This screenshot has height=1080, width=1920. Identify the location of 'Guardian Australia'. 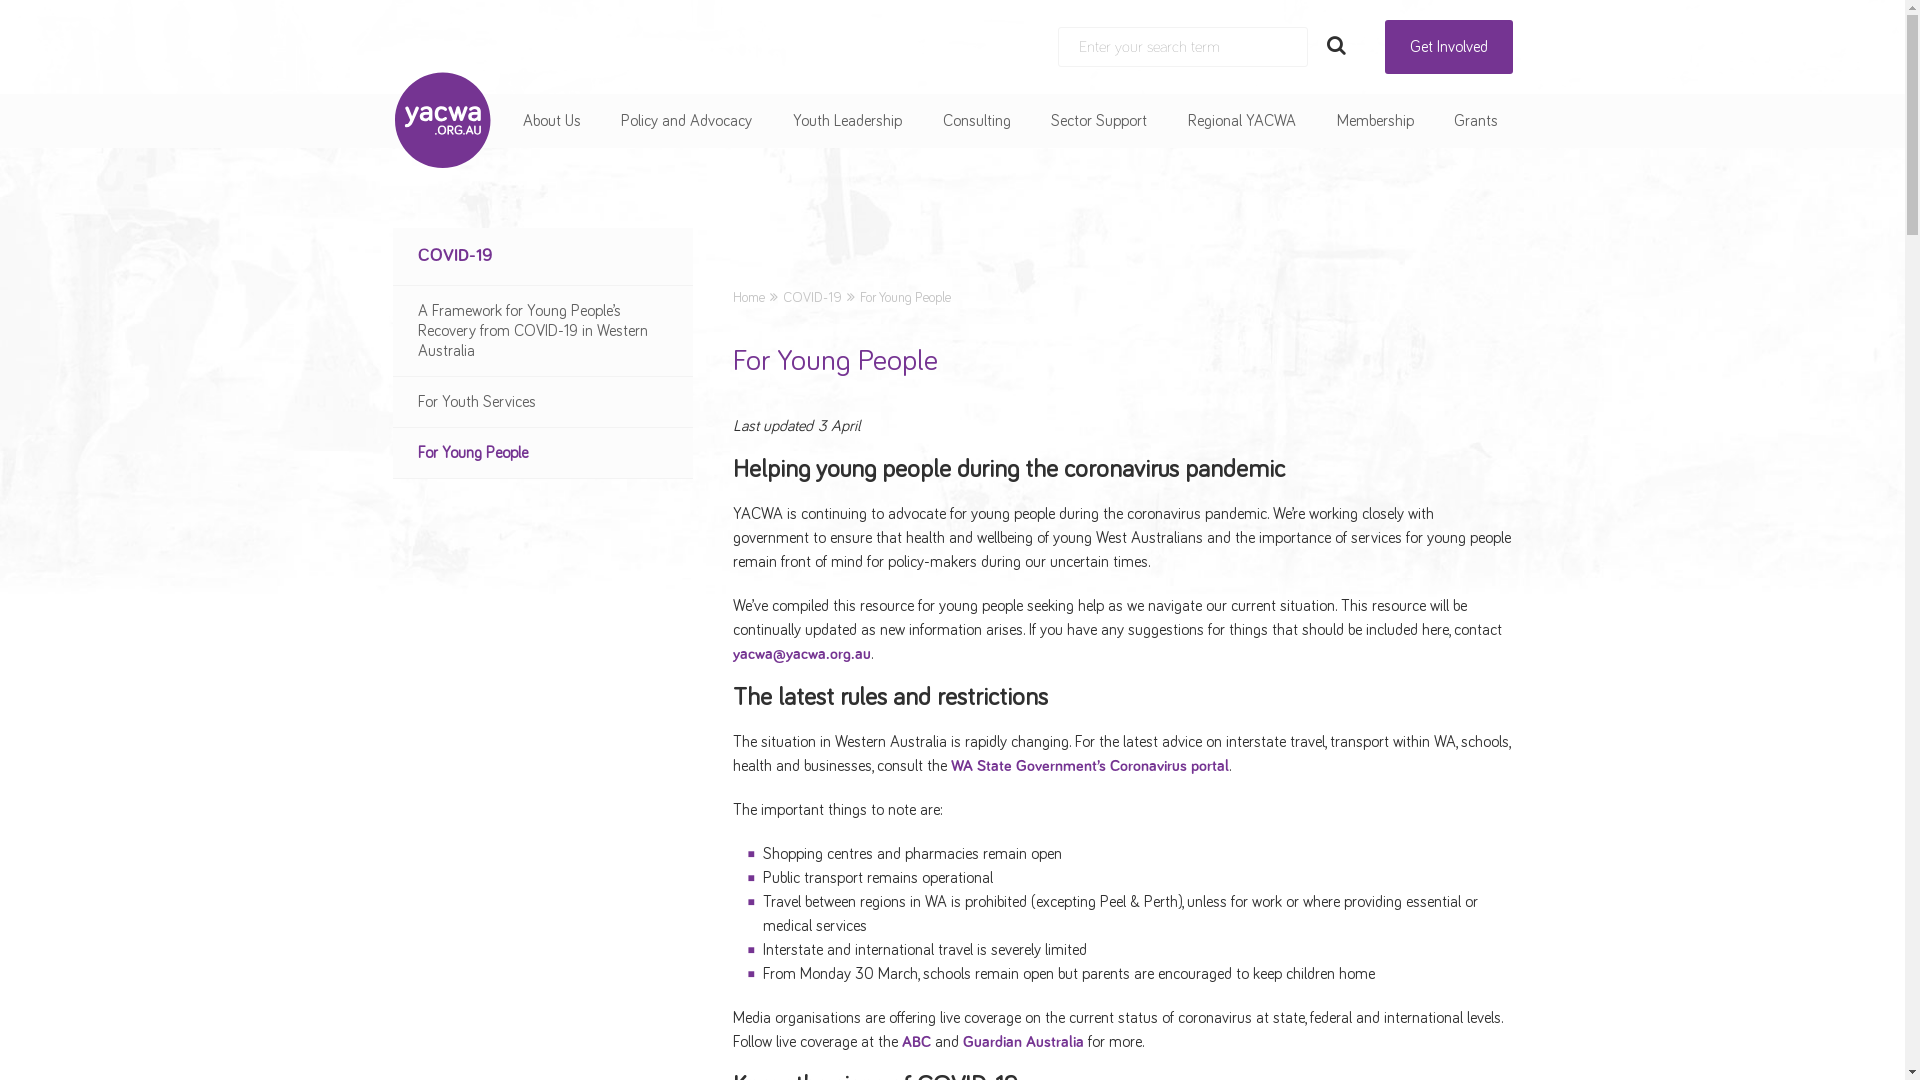
(1022, 1040).